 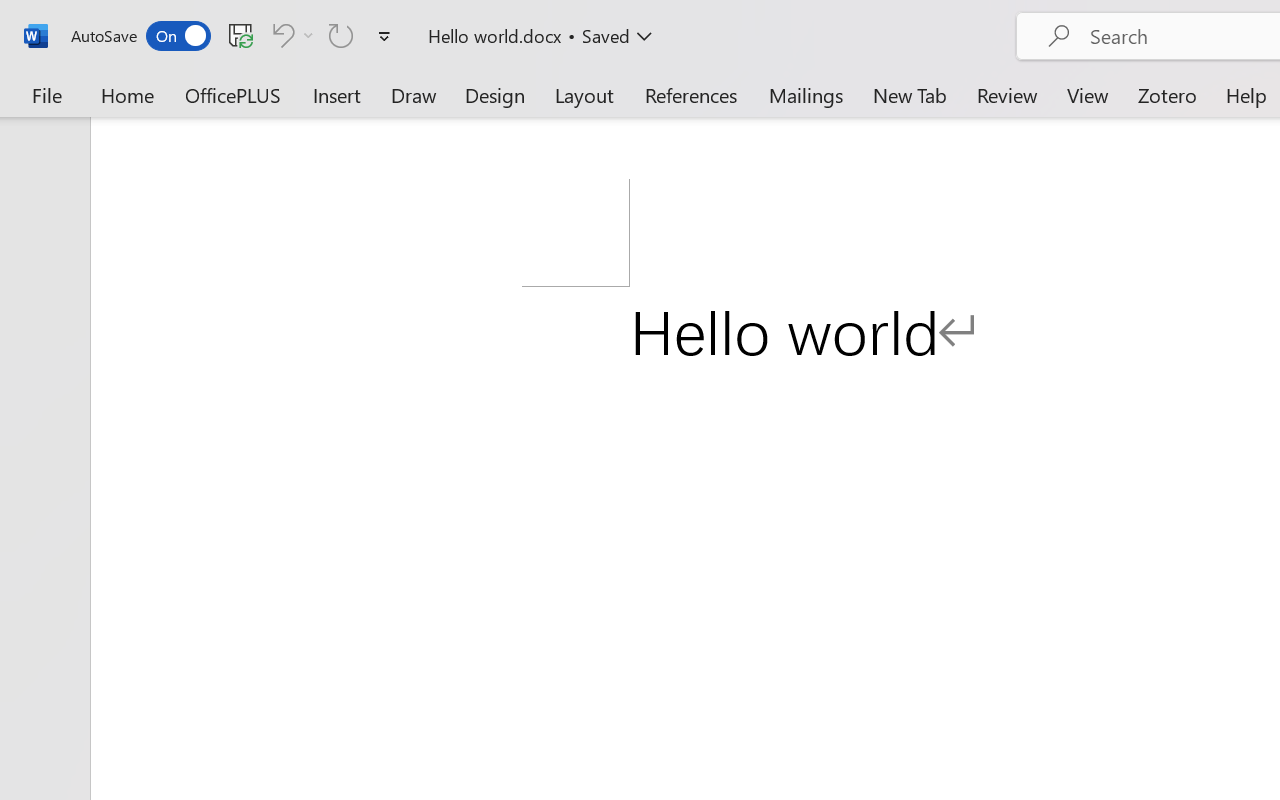 What do you see at coordinates (337, 94) in the screenshot?
I see `'Insert'` at bounding box center [337, 94].